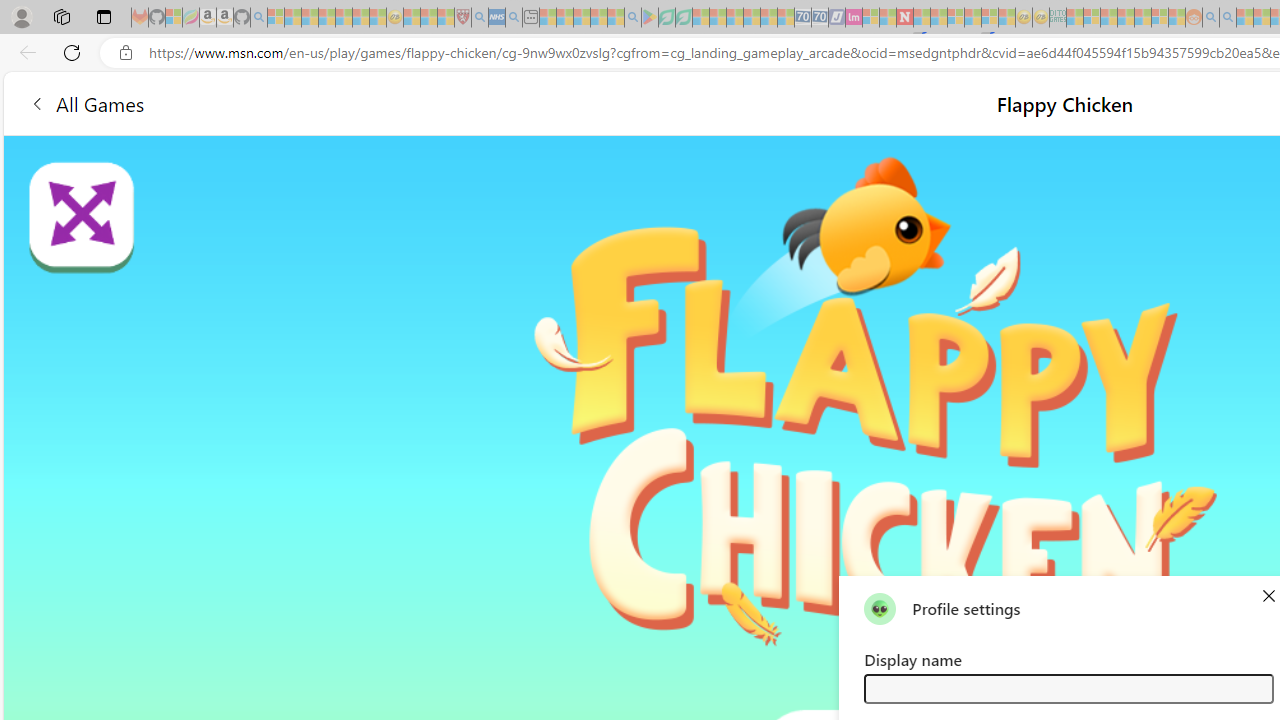  I want to click on 'Cheap Car Rentals - Save70.com - Sleeping', so click(803, 17).